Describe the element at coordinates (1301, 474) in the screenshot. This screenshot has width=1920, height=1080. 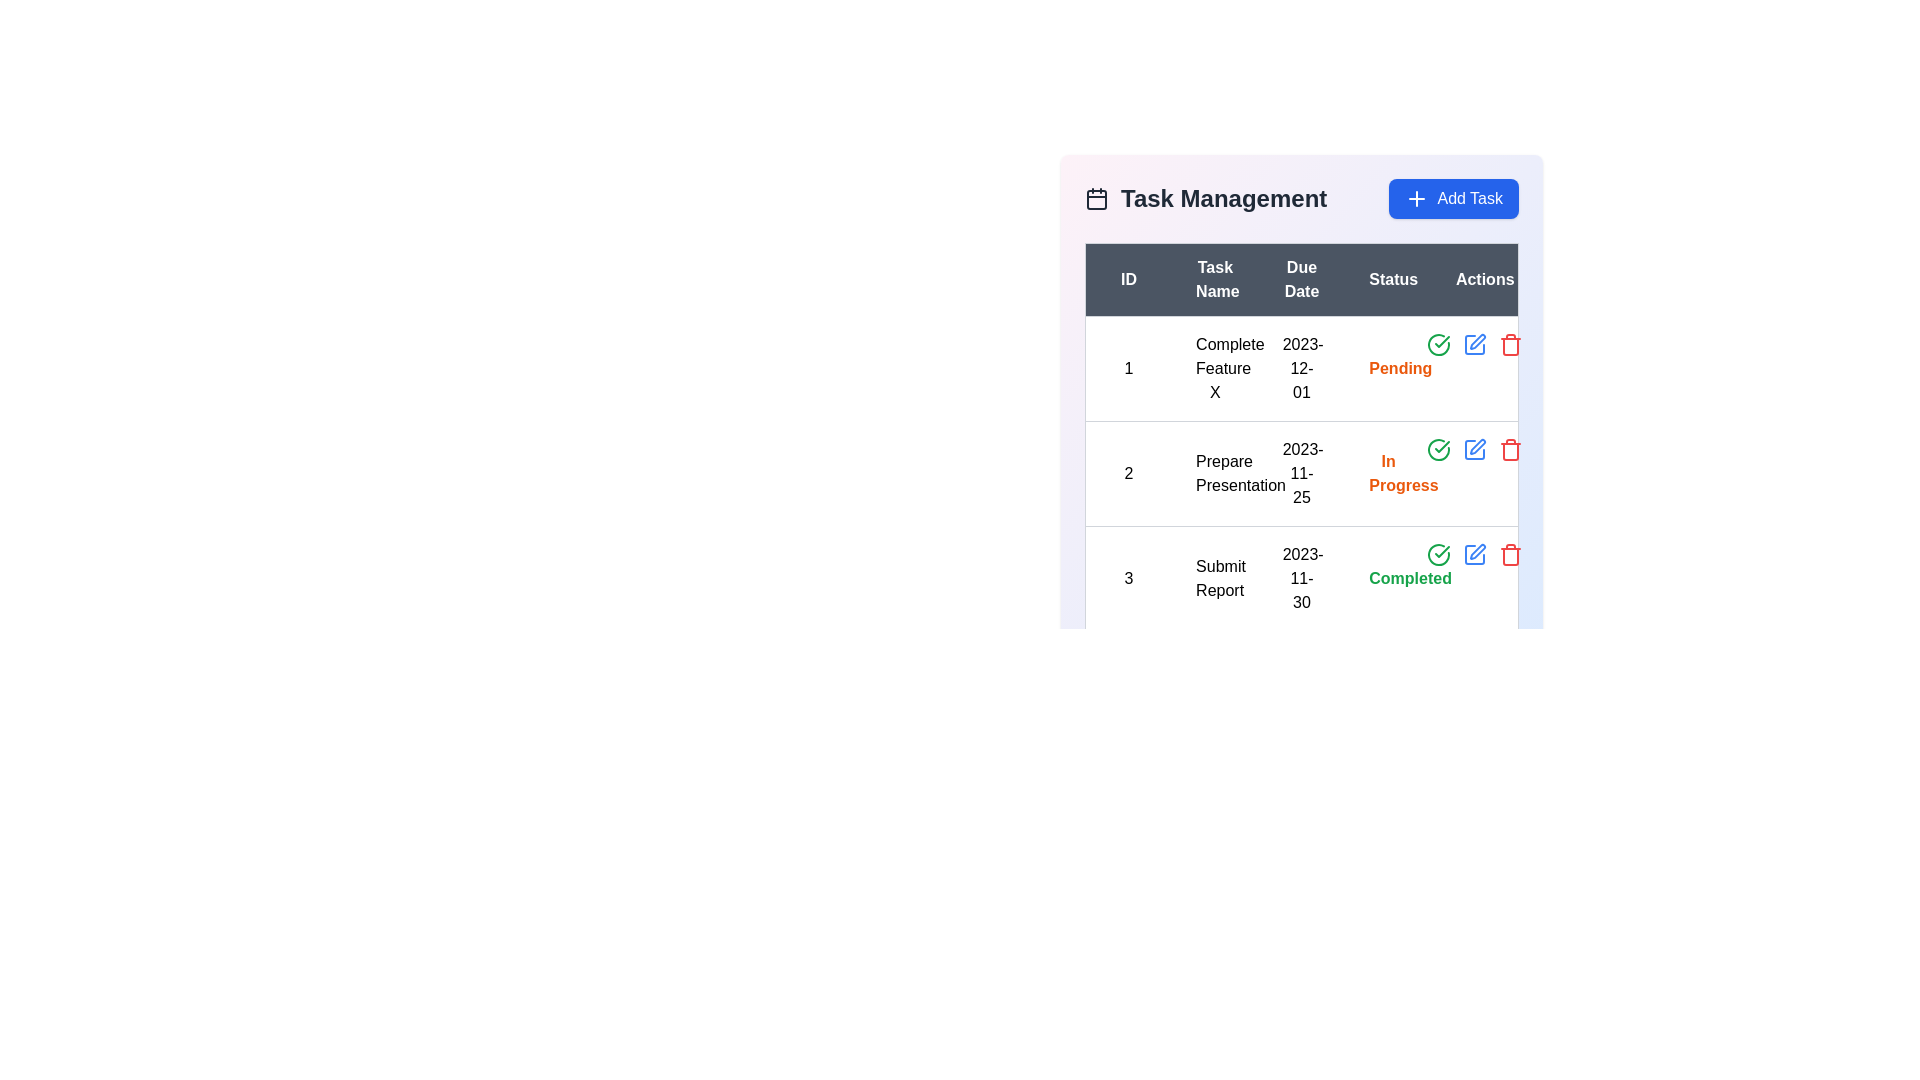
I see `the date text label displaying '2023-11-25' in the third column of the second row under the 'Due Date' header` at that location.